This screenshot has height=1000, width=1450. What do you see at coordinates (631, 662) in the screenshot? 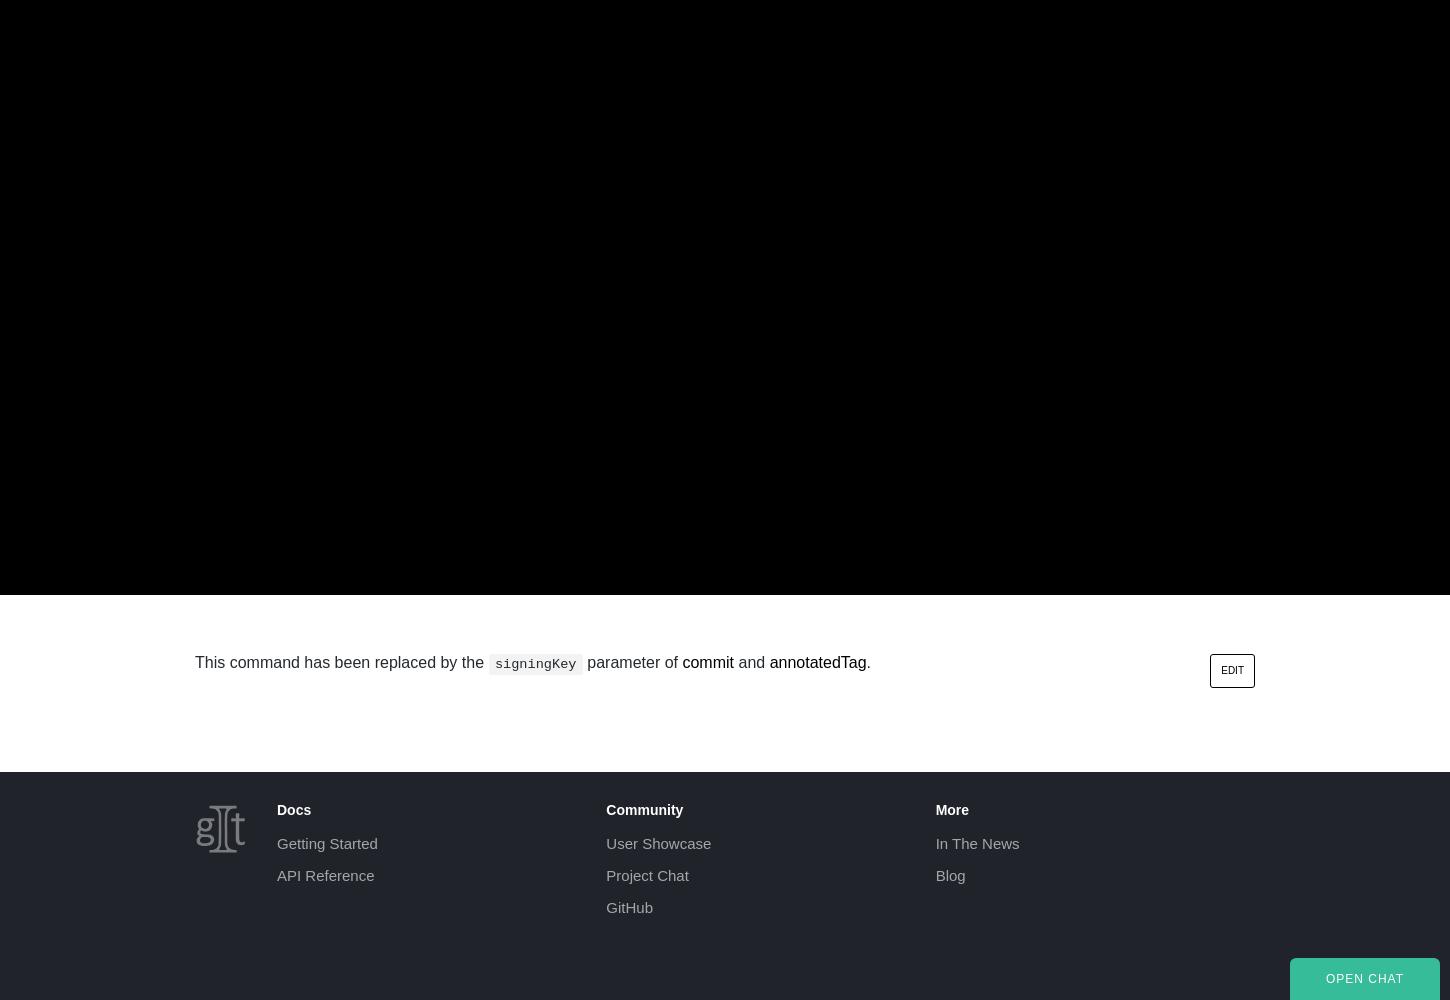
I see `'parameter of'` at bounding box center [631, 662].